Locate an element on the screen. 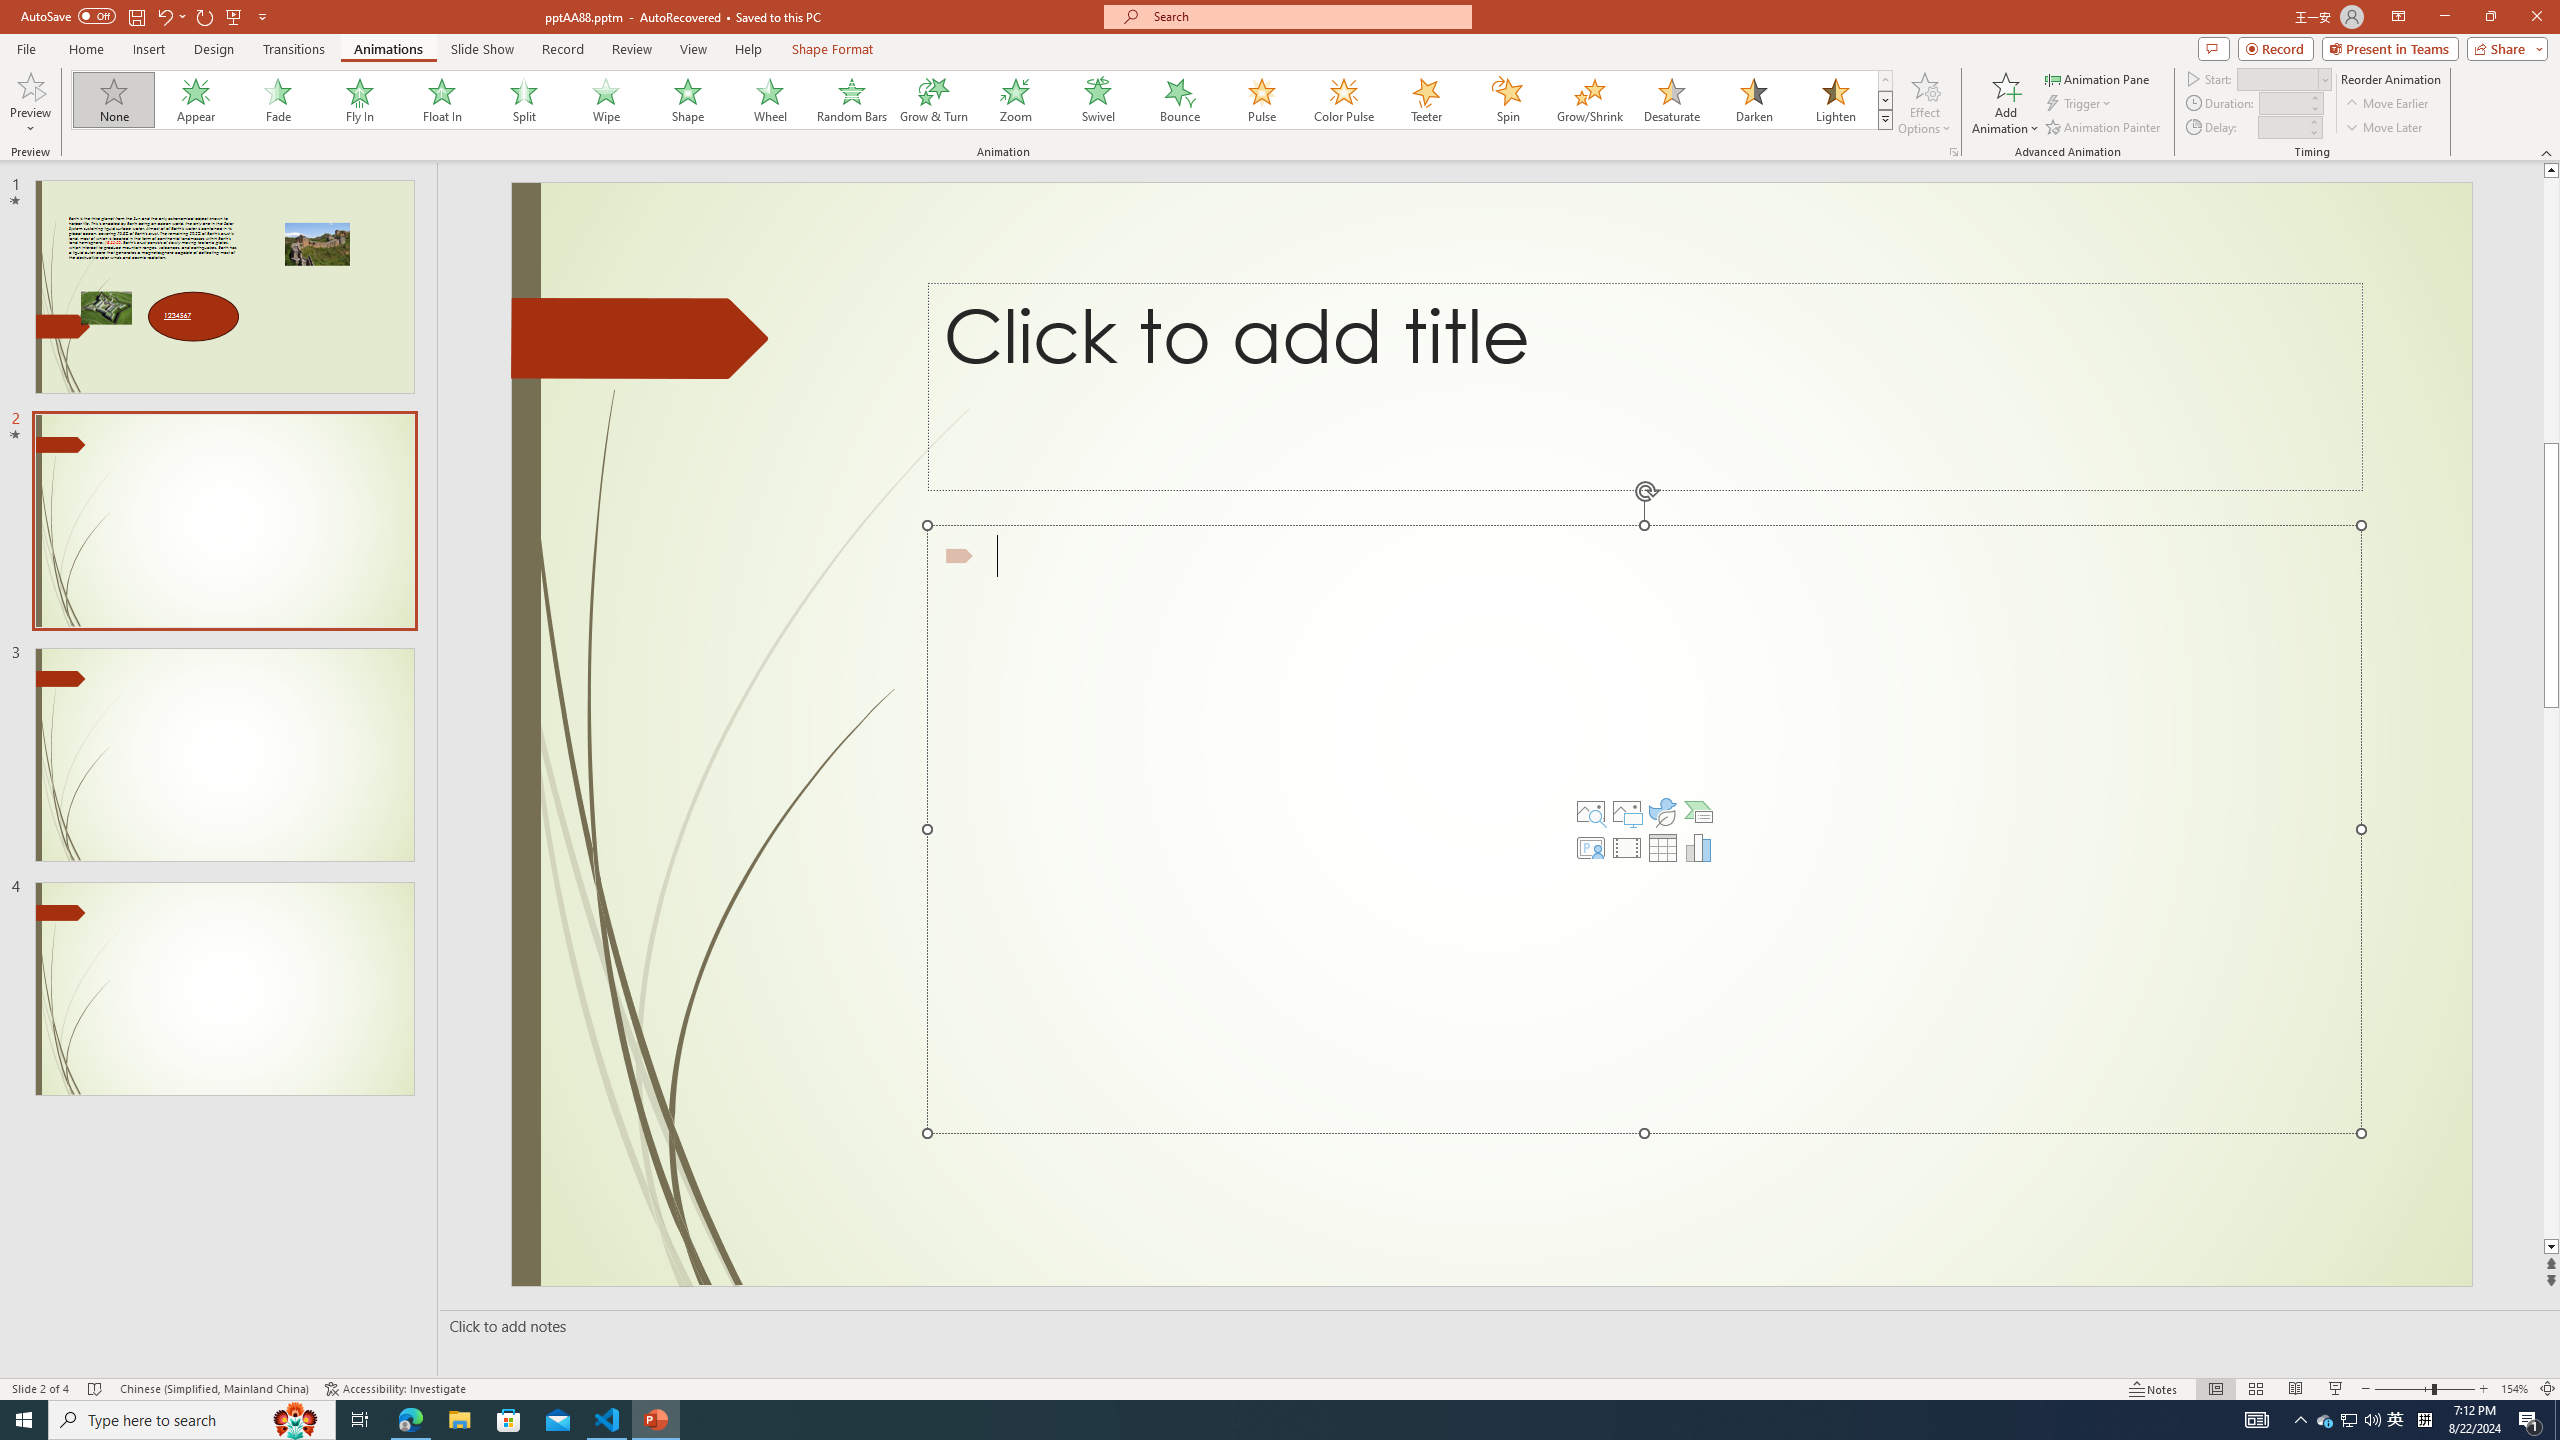 Image resolution: width=2560 pixels, height=1440 pixels. 'Zoom 154%' is located at coordinates (2515, 1389).